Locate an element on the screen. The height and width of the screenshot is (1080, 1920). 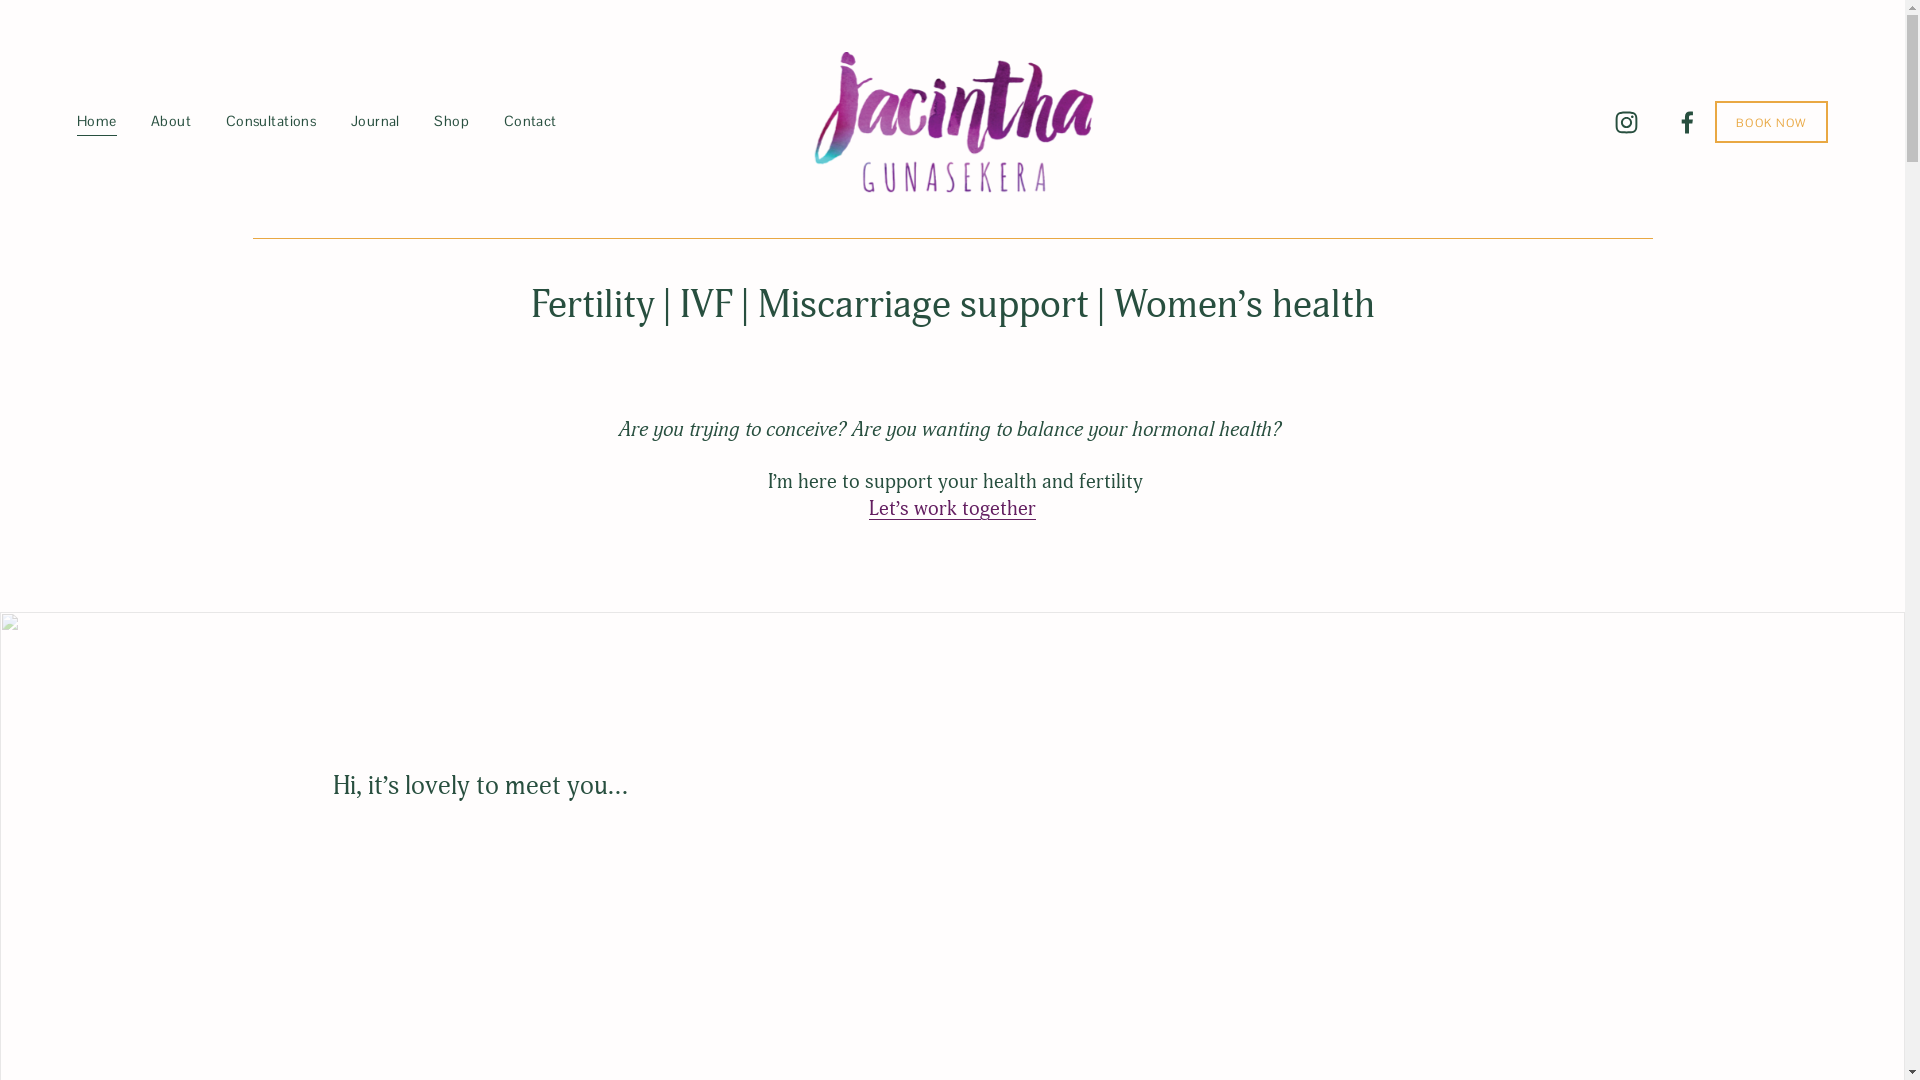
'Home' is located at coordinates (95, 122).